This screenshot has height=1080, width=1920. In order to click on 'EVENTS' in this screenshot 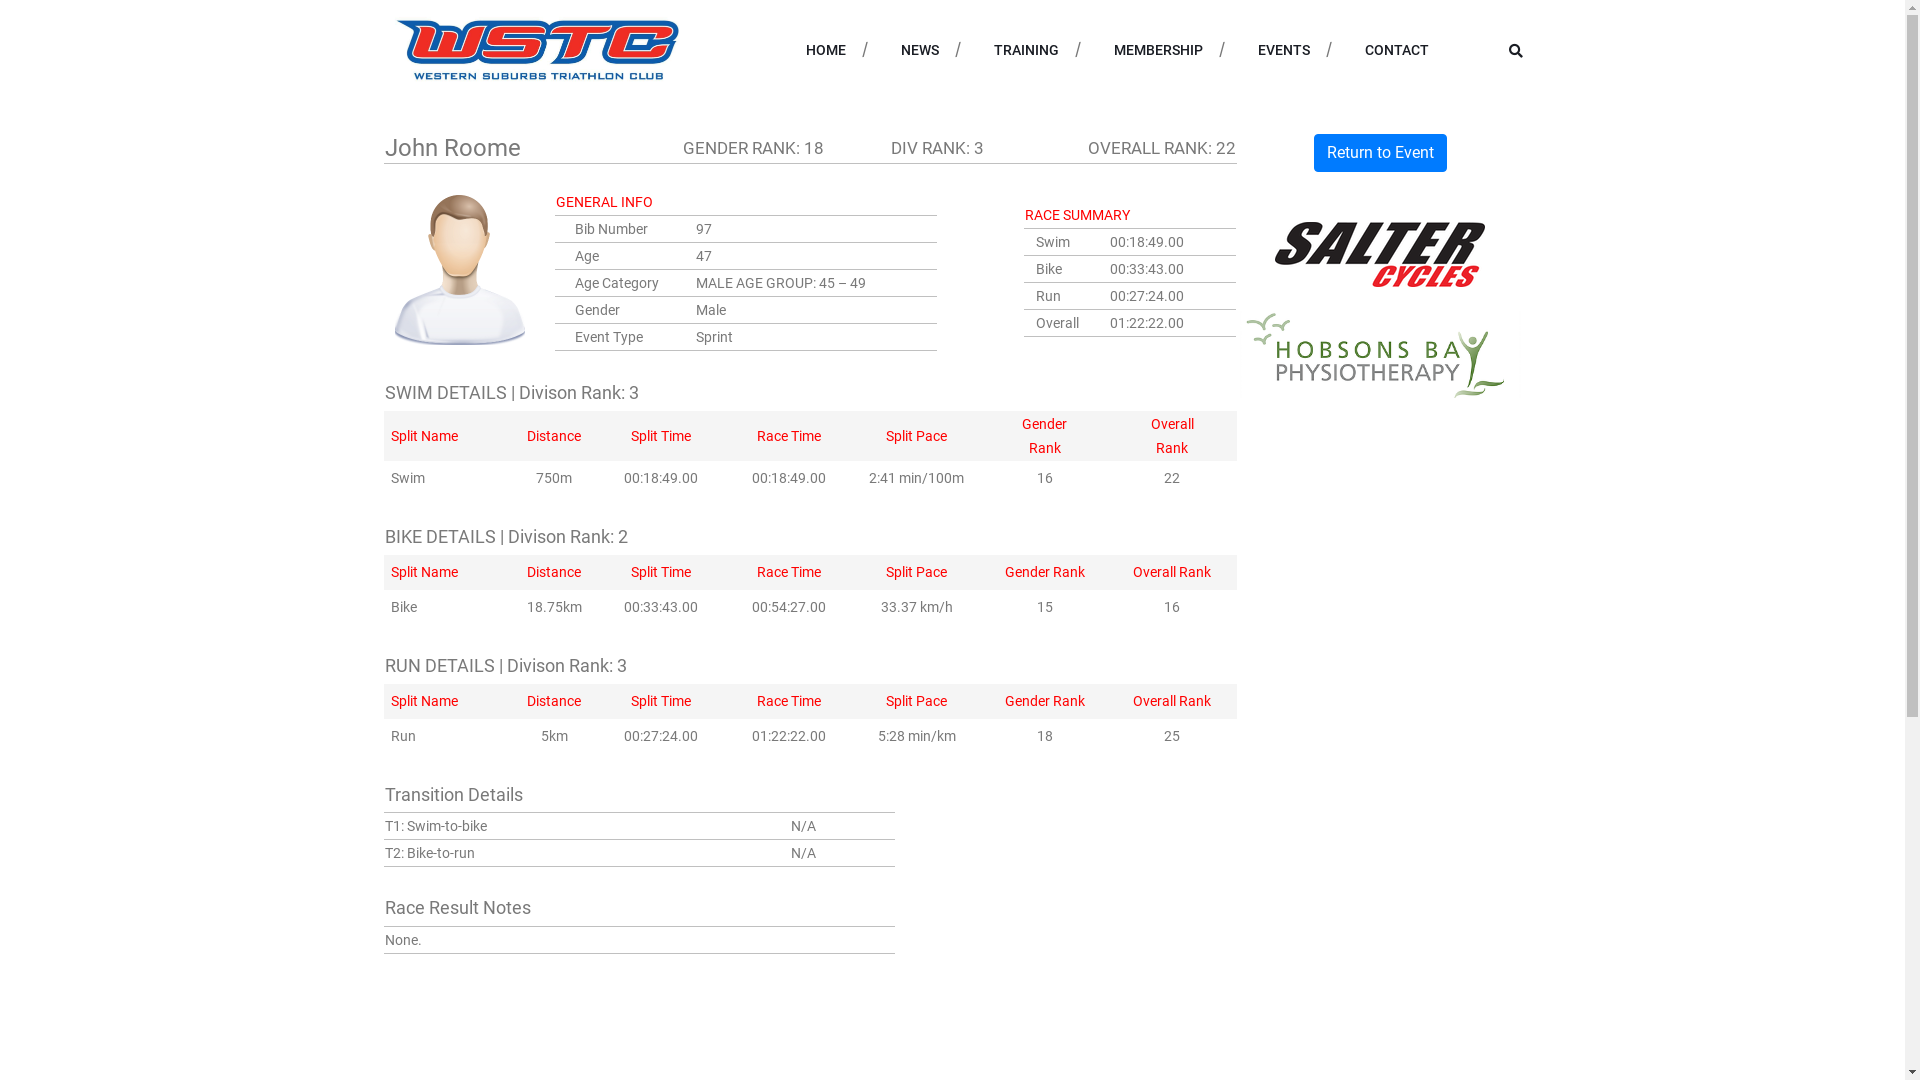, I will do `click(1283, 49)`.